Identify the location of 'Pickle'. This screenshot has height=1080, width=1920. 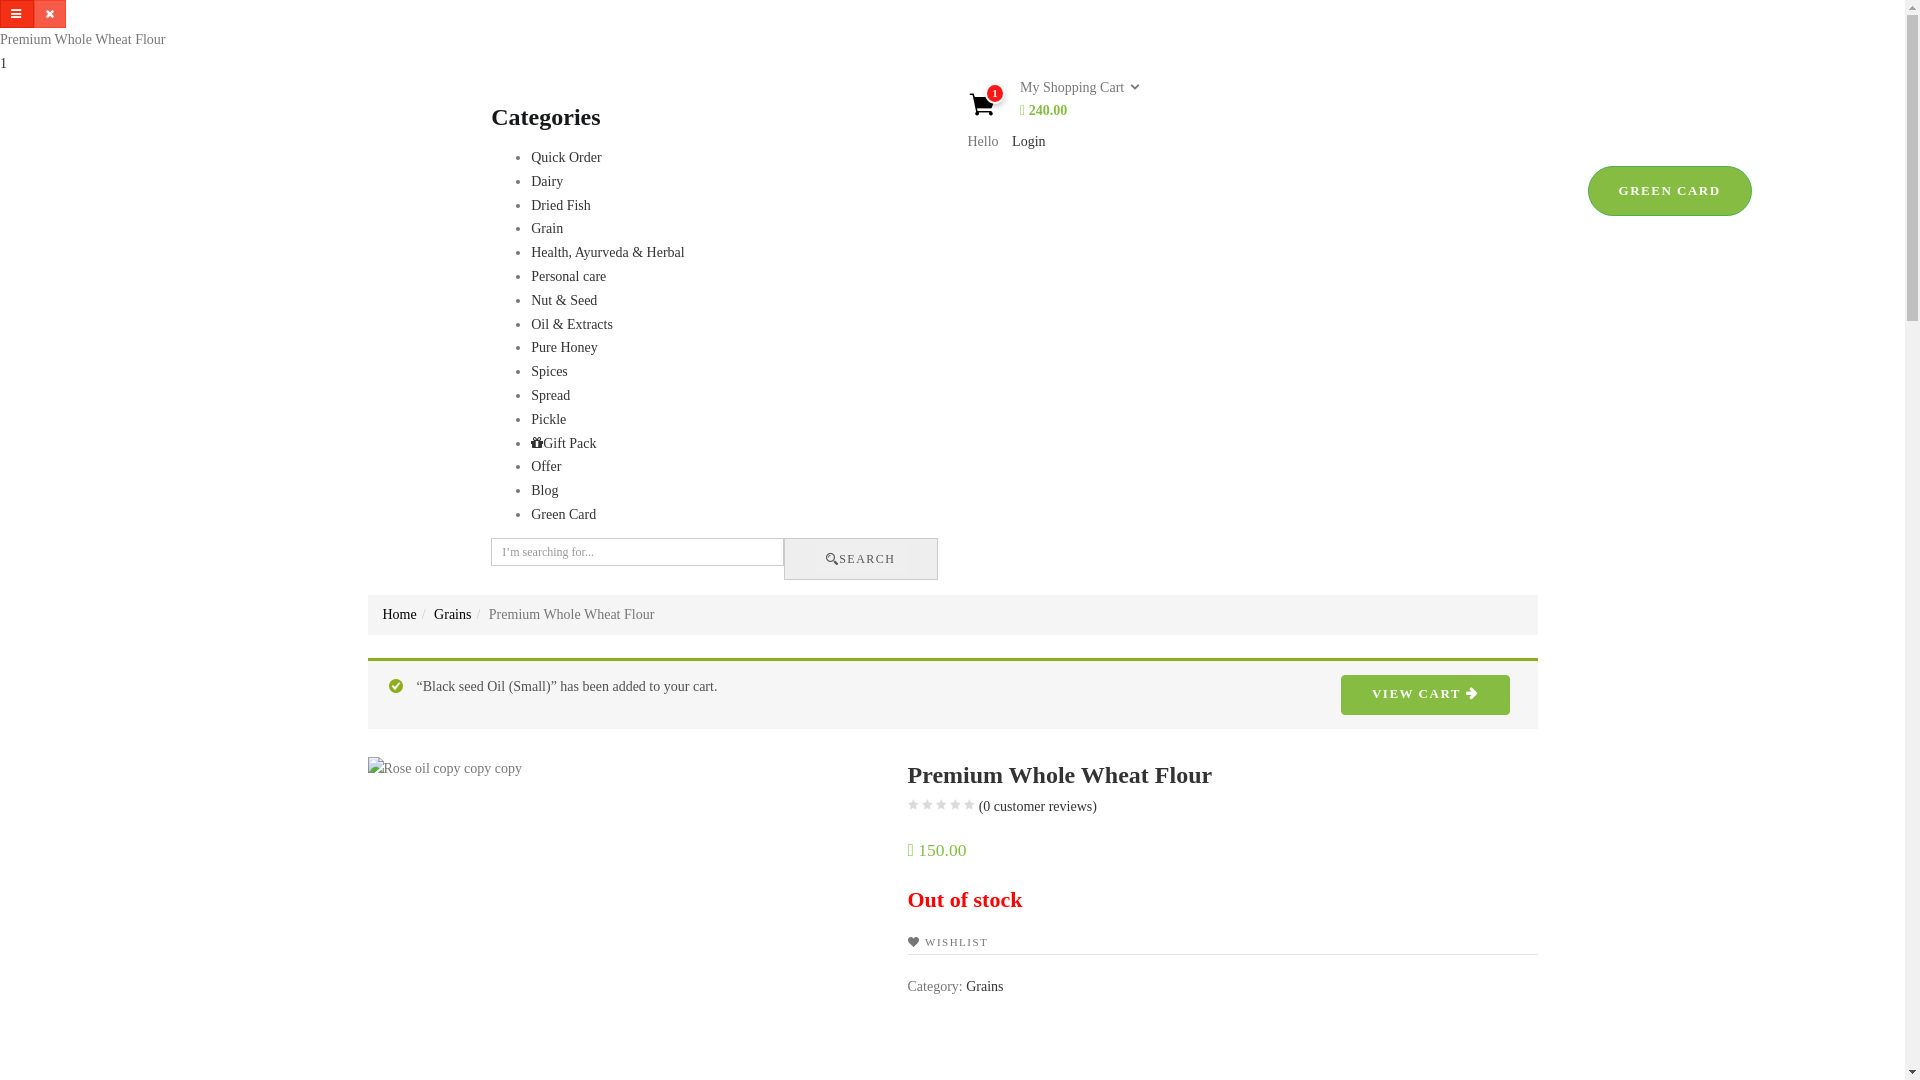
(531, 418).